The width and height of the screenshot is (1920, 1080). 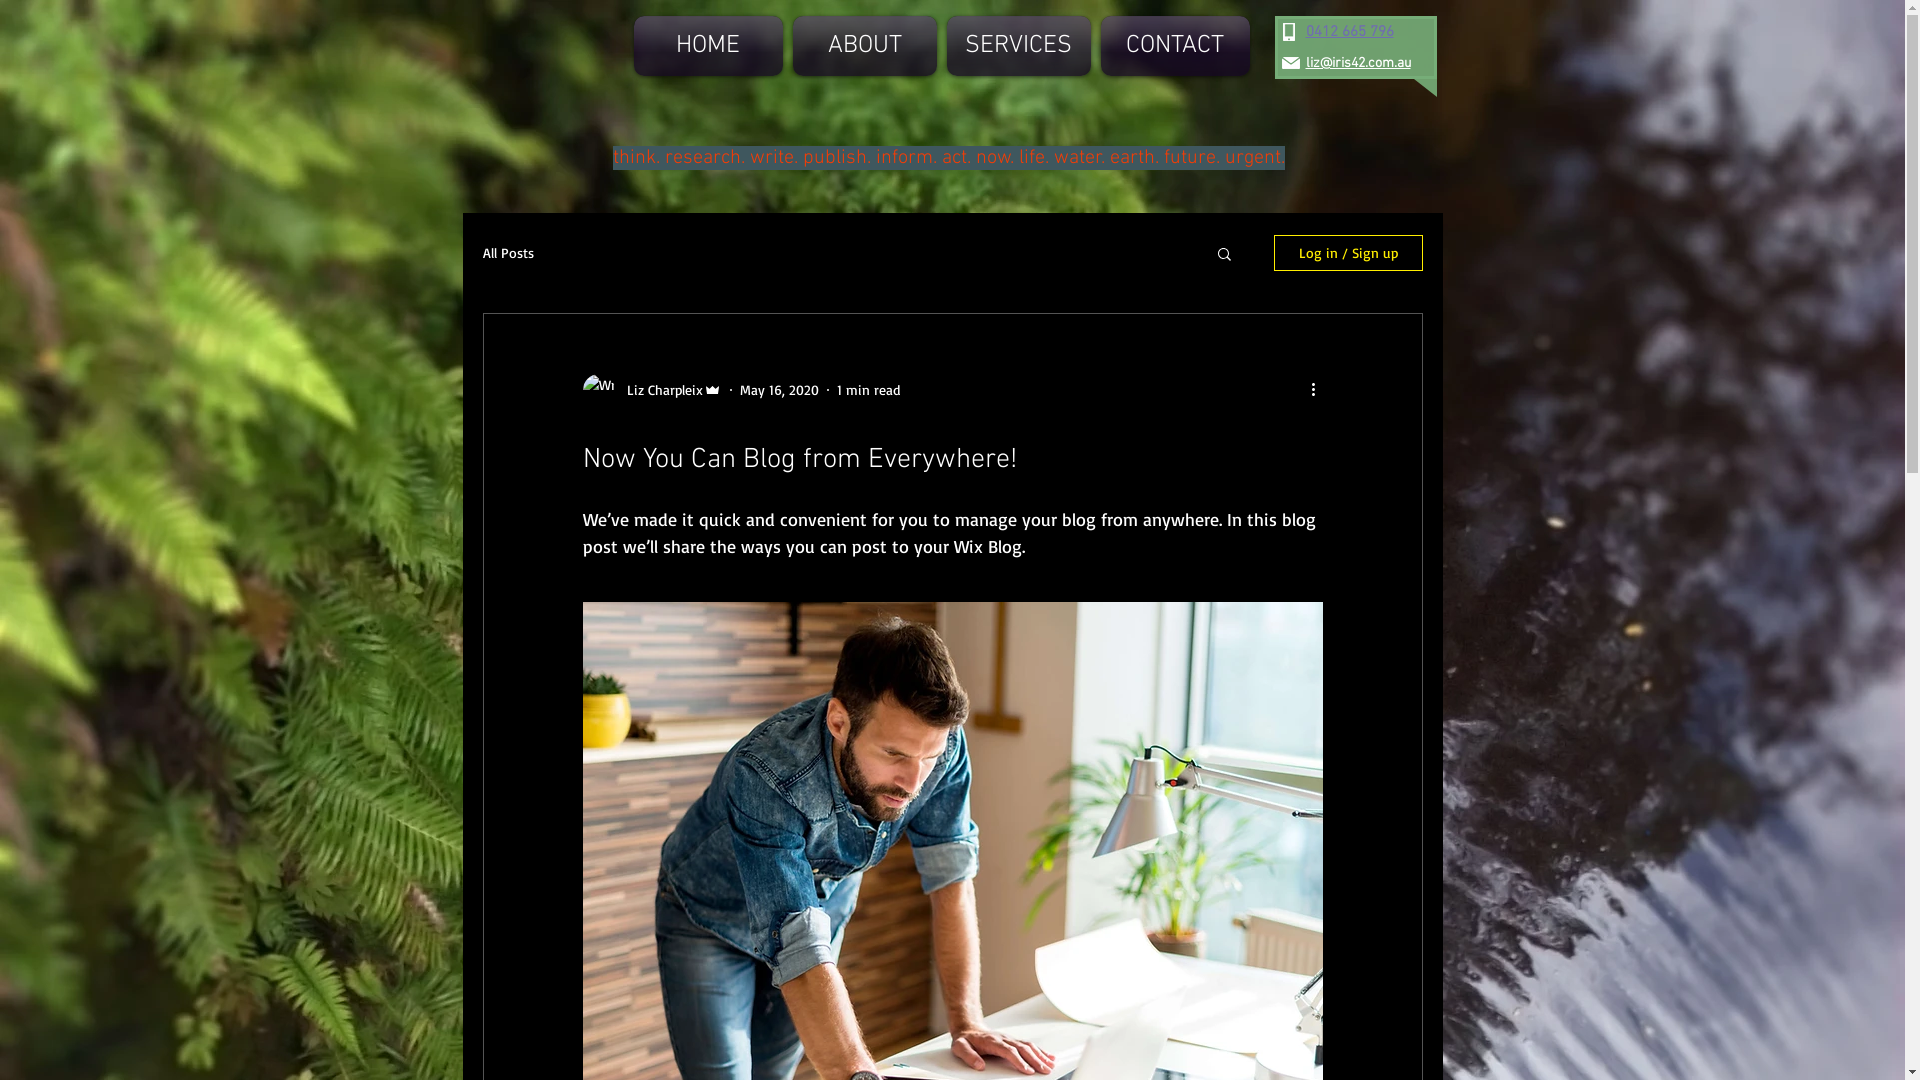 What do you see at coordinates (864, 45) in the screenshot?
I see `'ABOUT'` at bounding box center [864, 45].